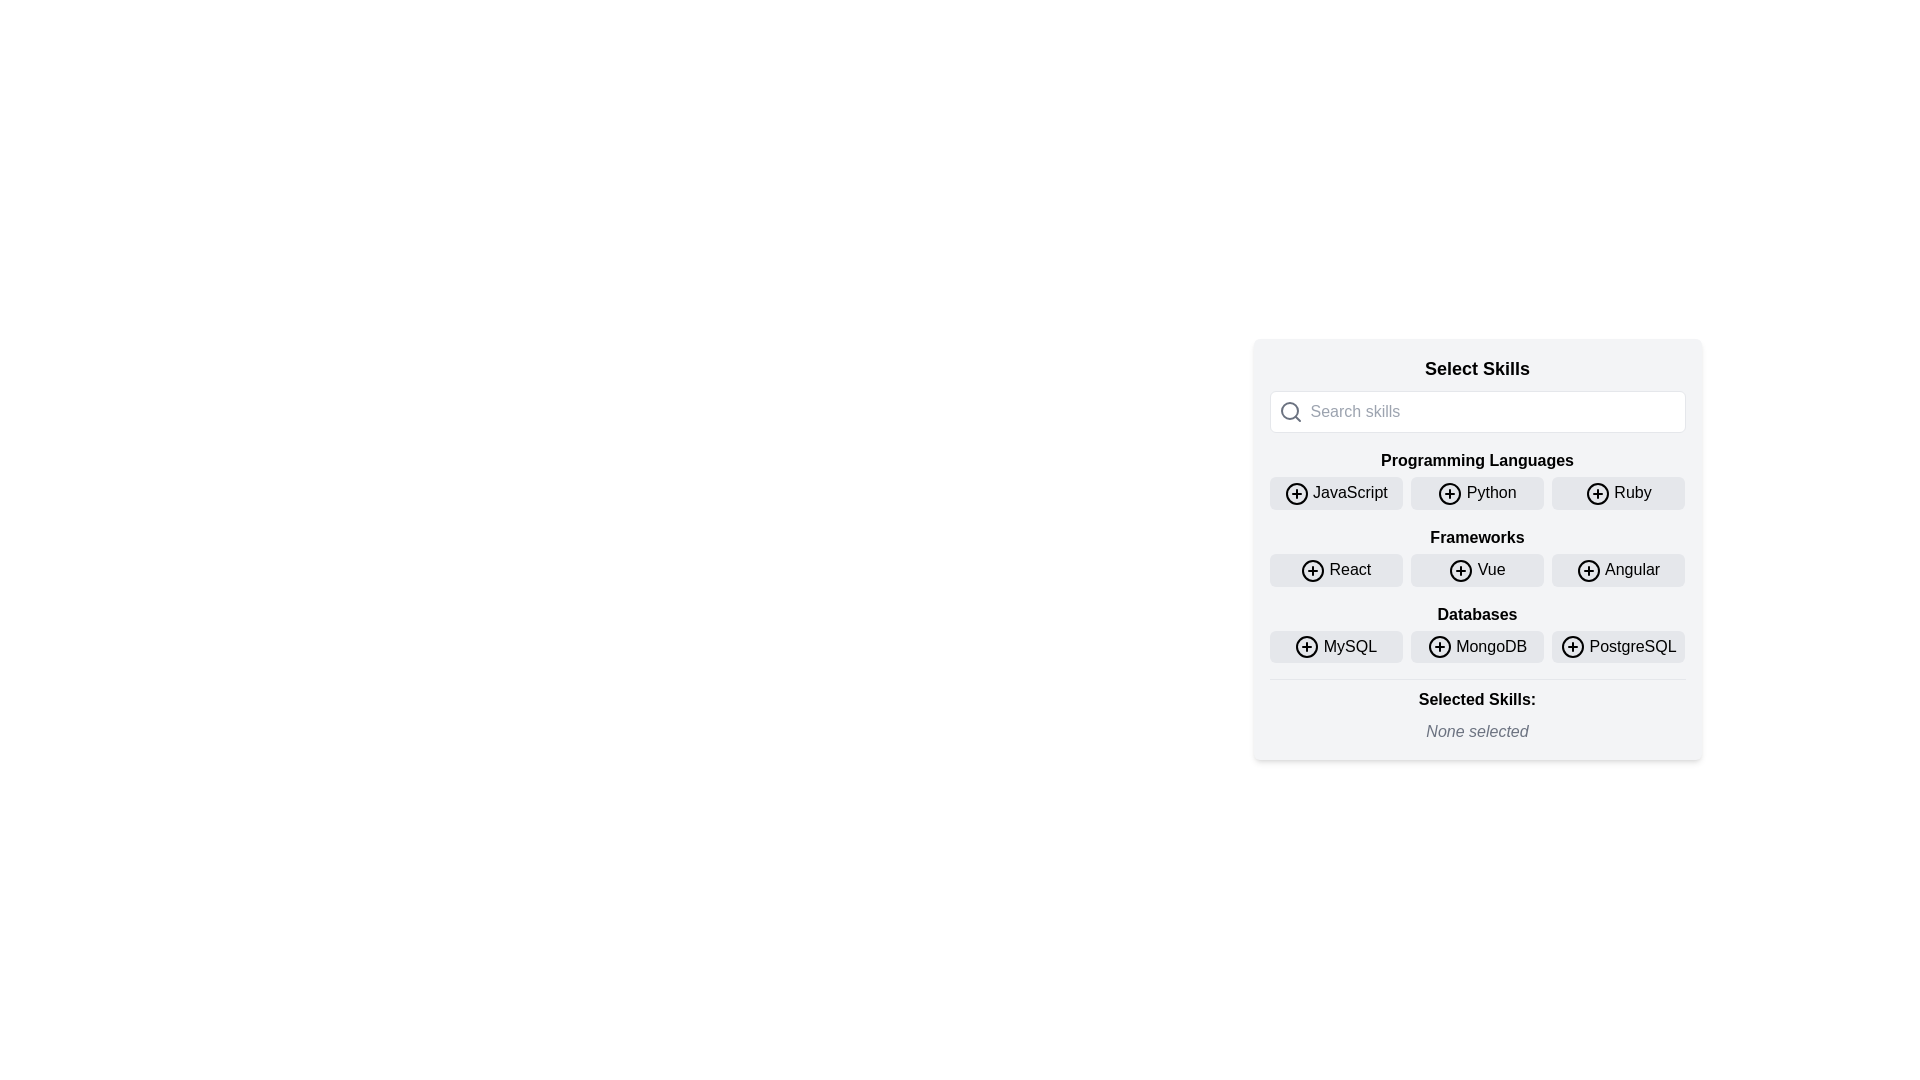 The width and height of the screenshot is (1920, 1080). I want to click on the SVG circle component element, which is a small circle with a radius of 10 pixels located within the '+' symbol in the Databases section of the interface, so click(1307, 647).